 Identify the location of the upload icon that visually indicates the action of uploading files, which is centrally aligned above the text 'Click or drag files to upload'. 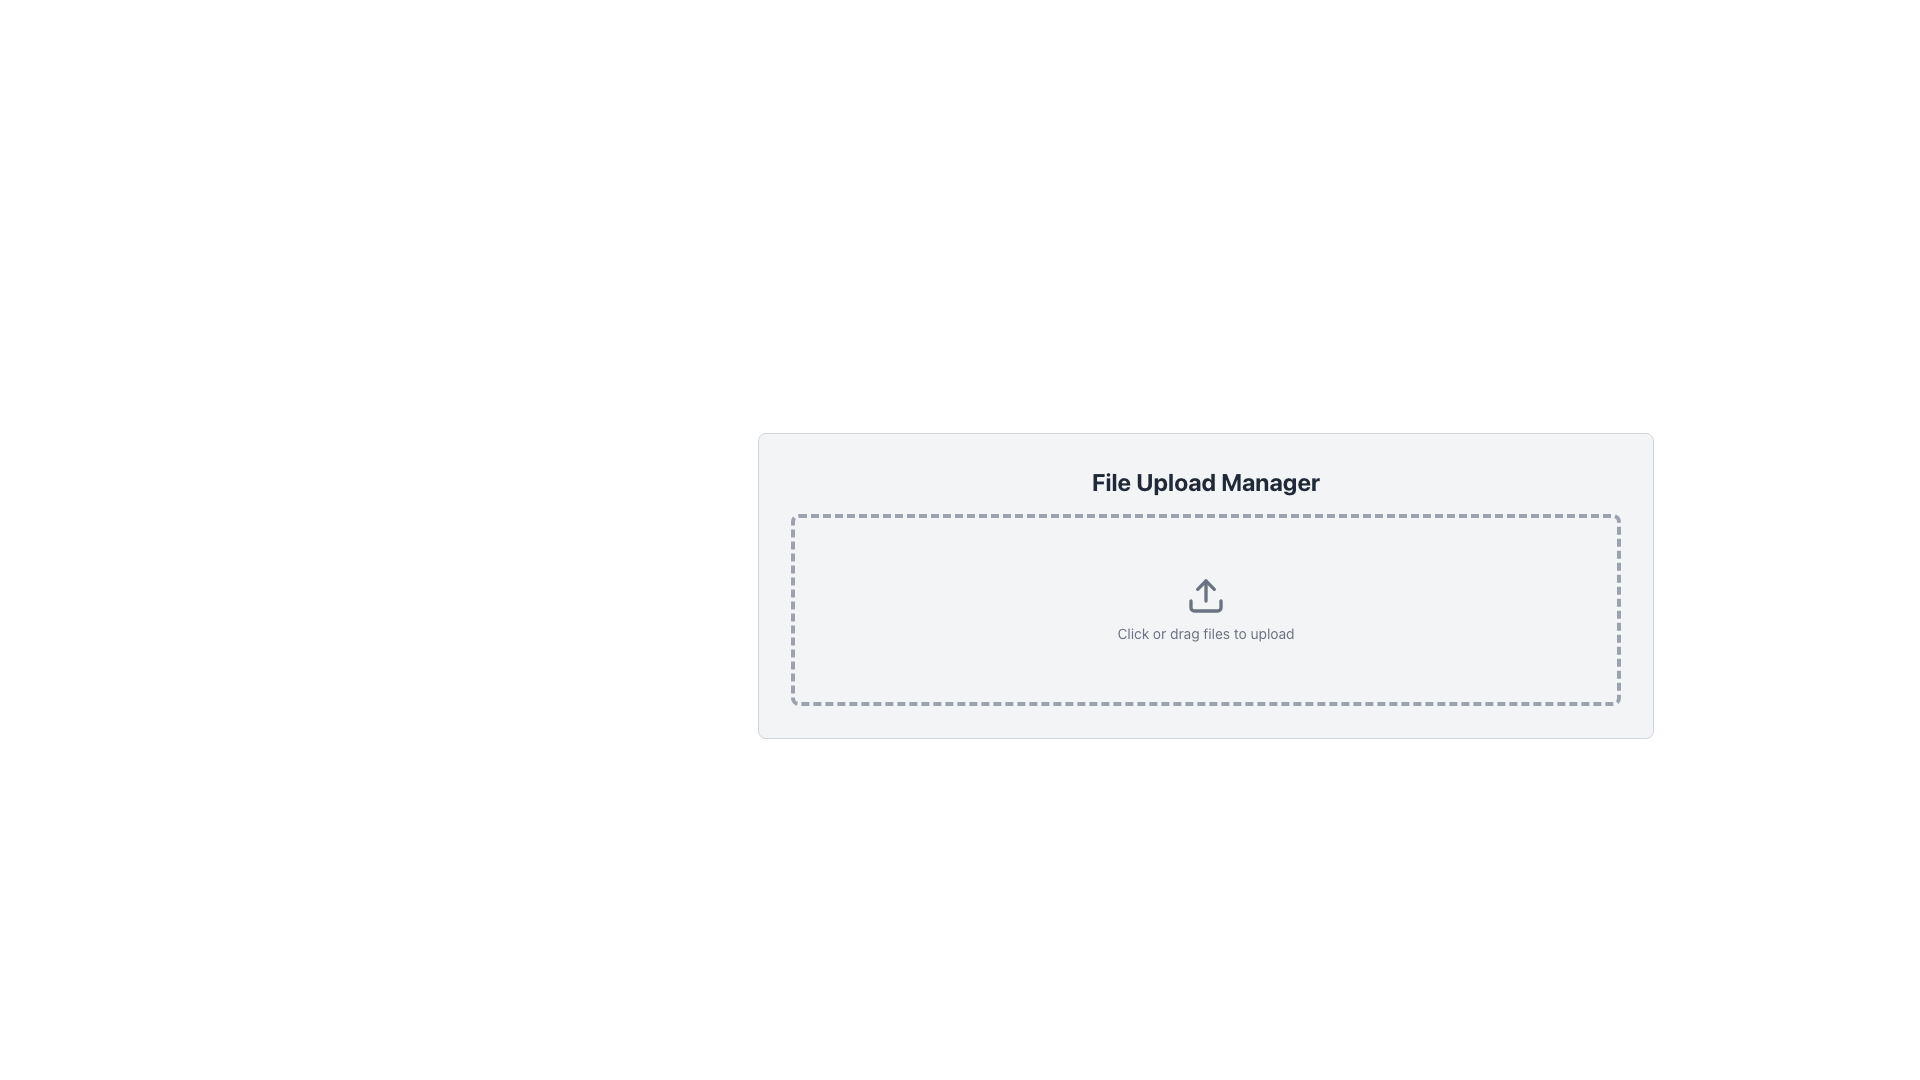
(1204, 595).